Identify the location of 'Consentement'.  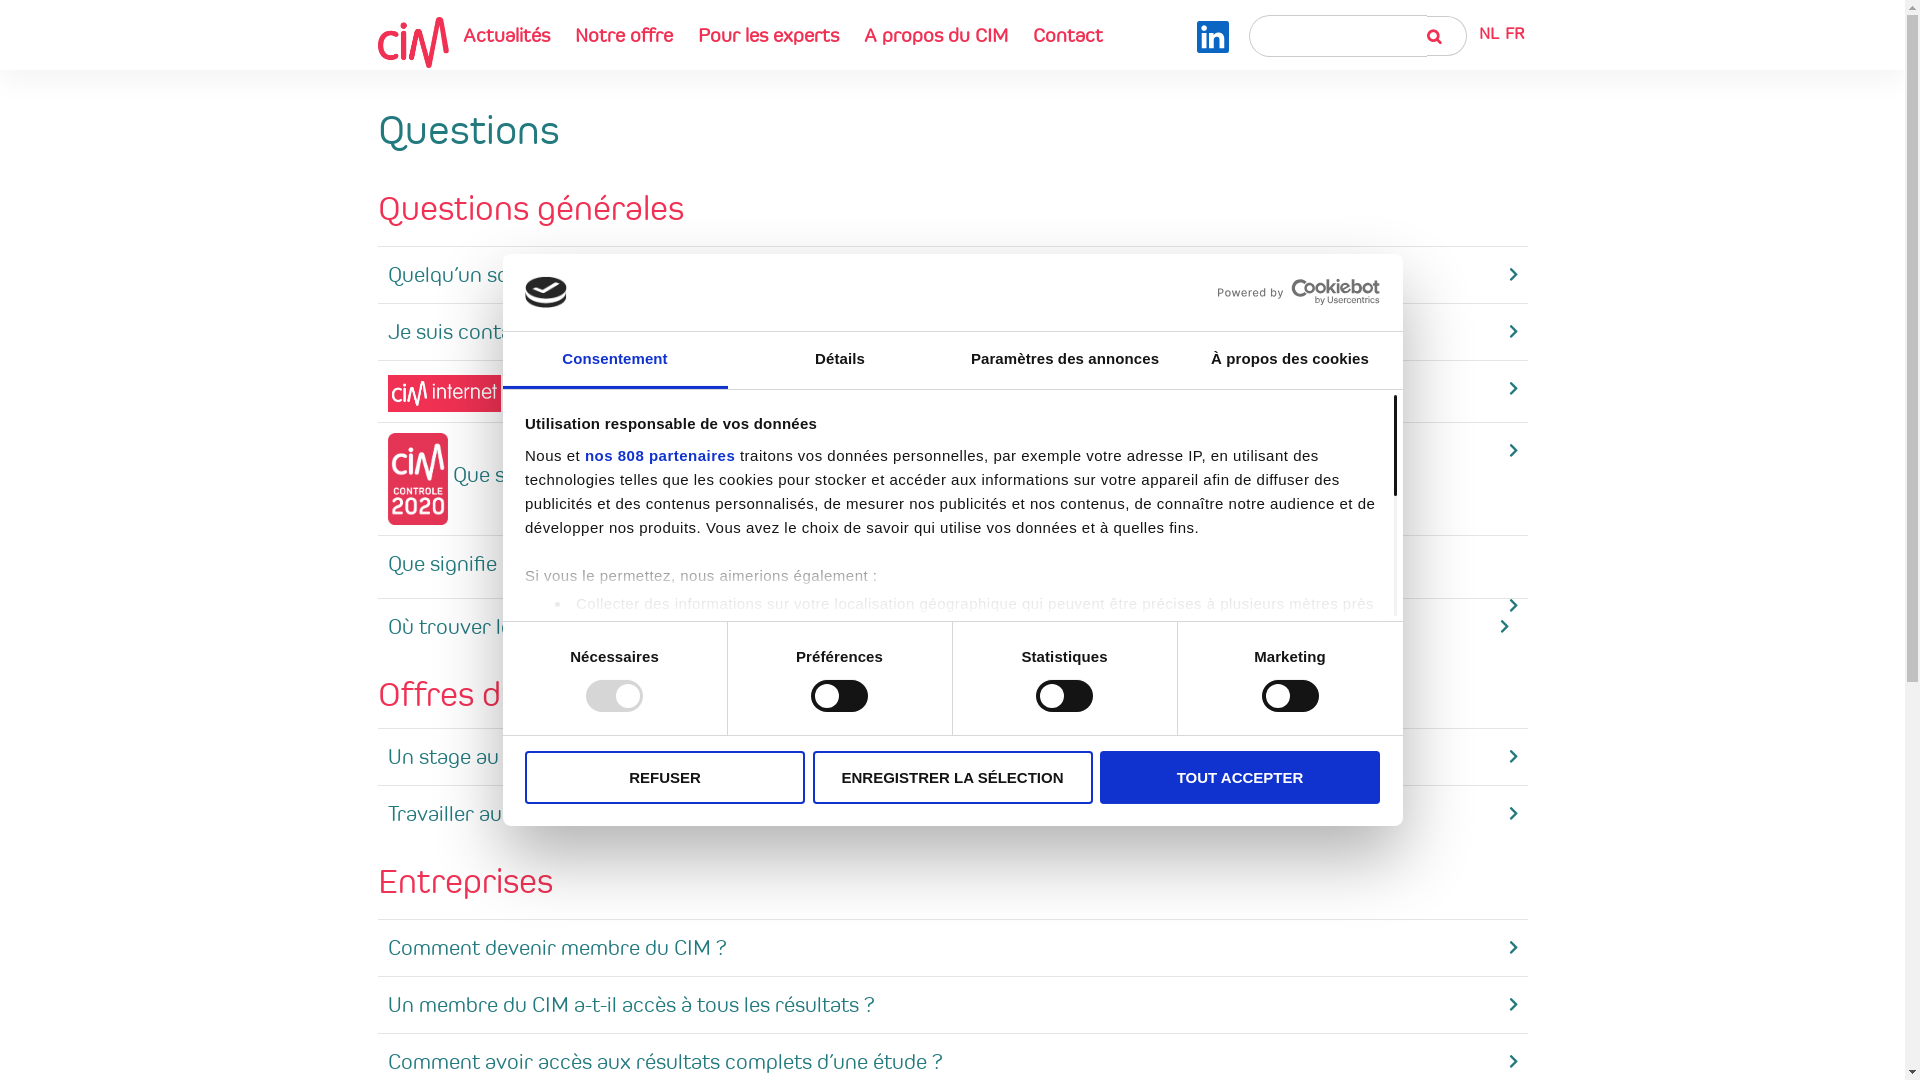
(613, 360).